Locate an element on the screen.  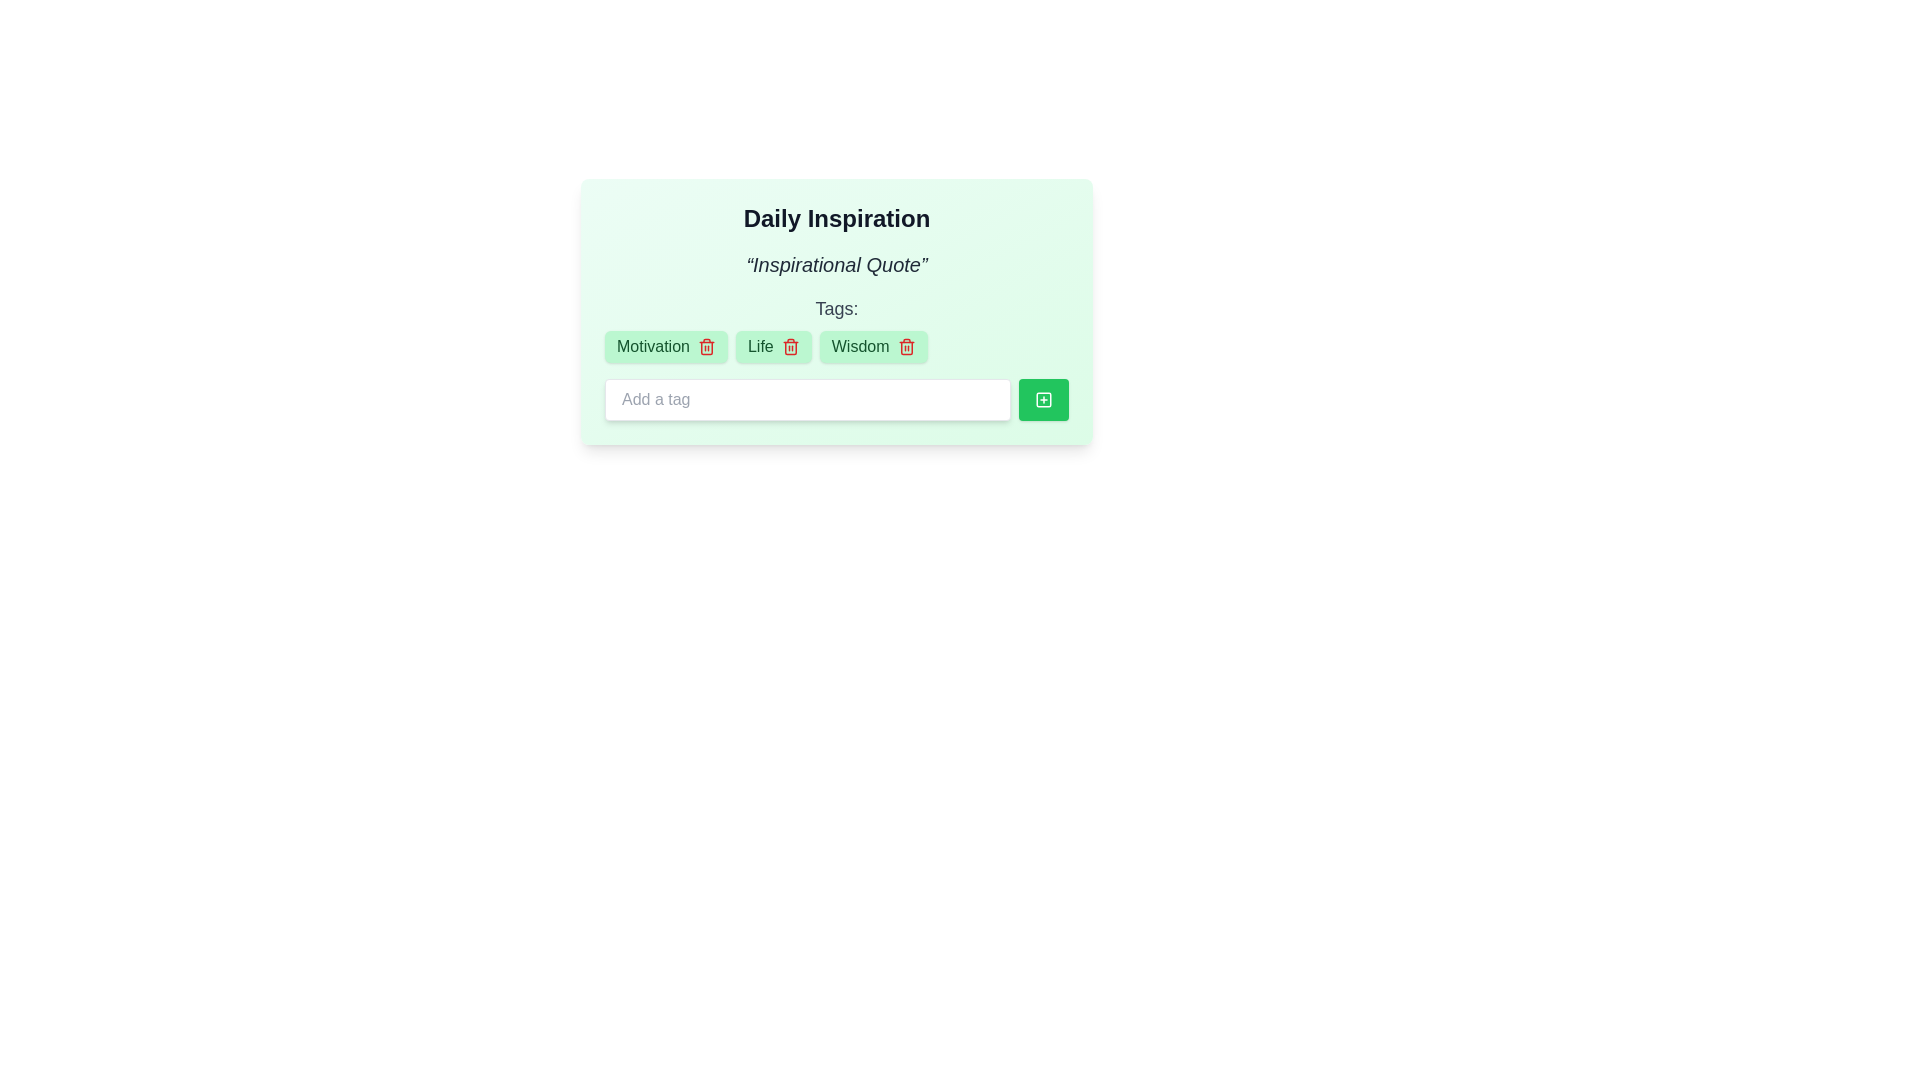
the SVG icon within the button located at the far right of the 'Tags' section is located at coordinates (1042, 400).